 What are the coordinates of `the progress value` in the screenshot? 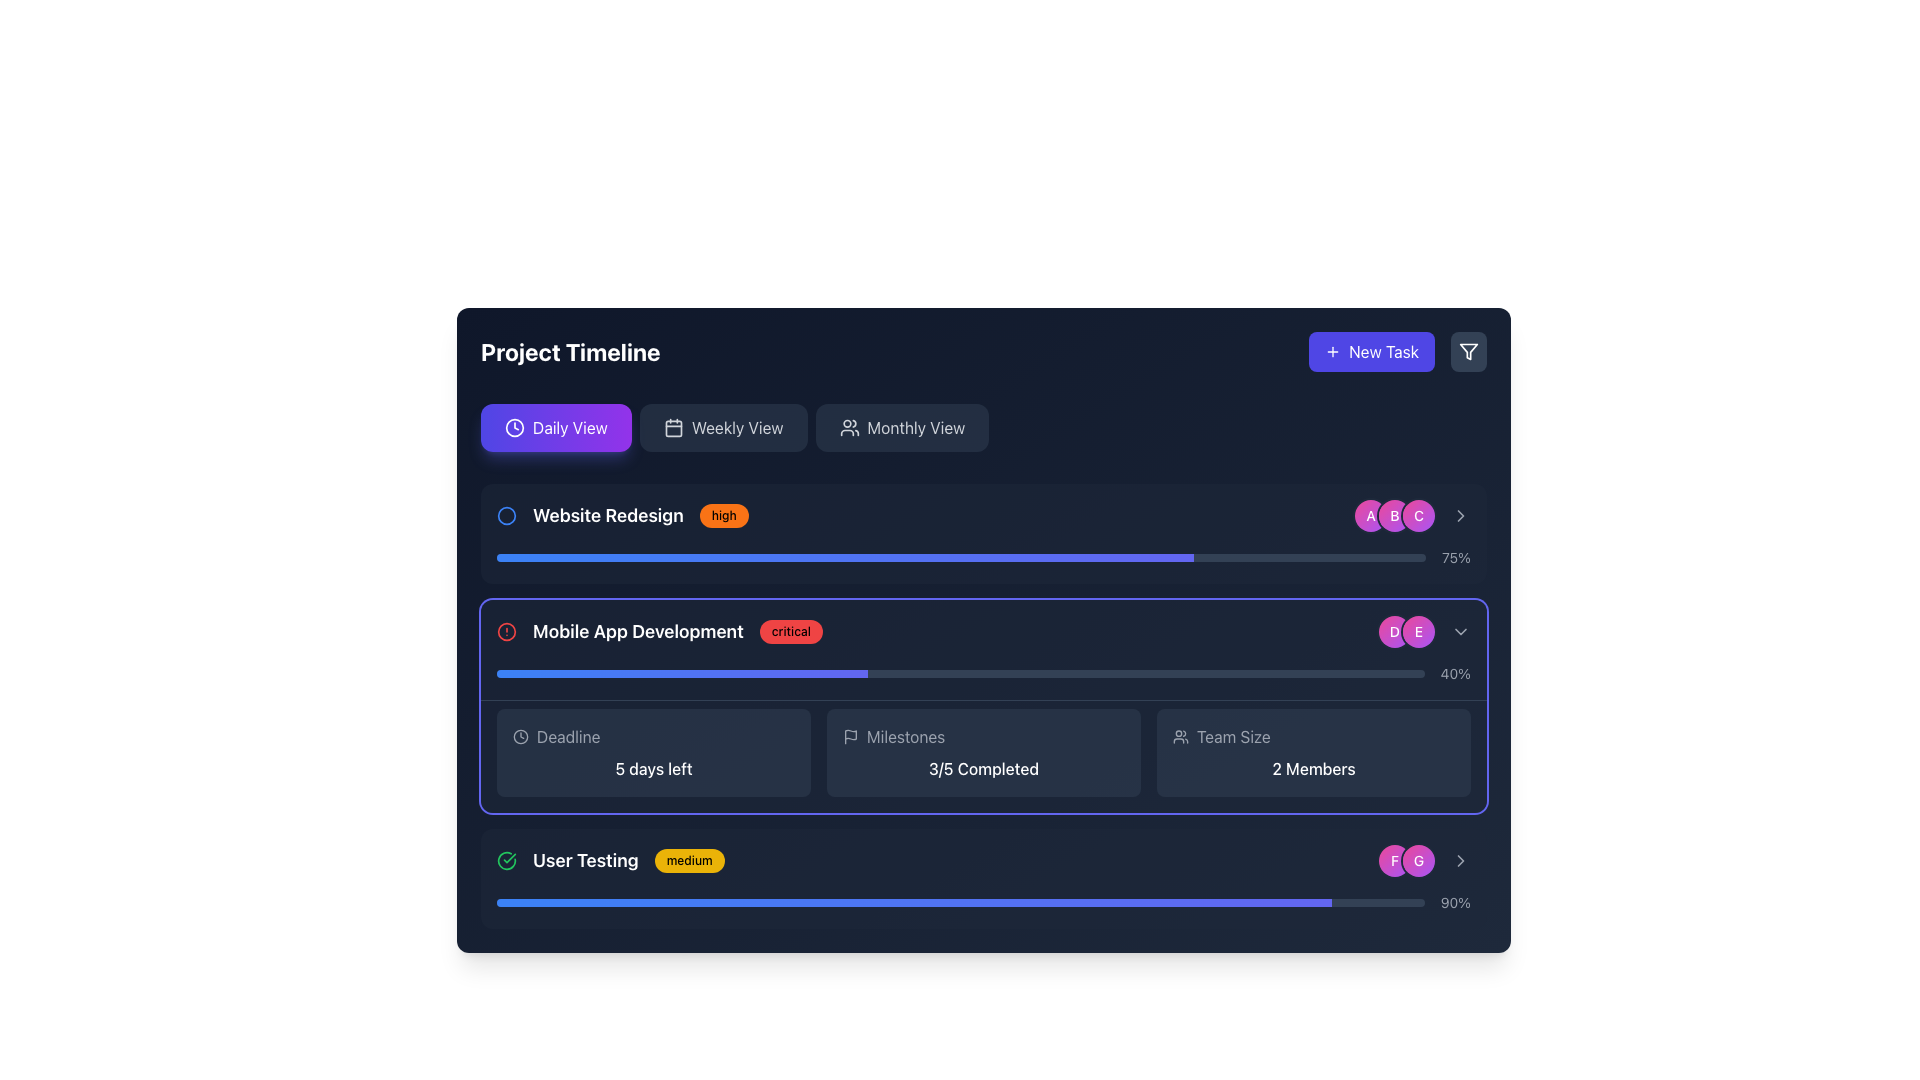 It's located at (522, 902).